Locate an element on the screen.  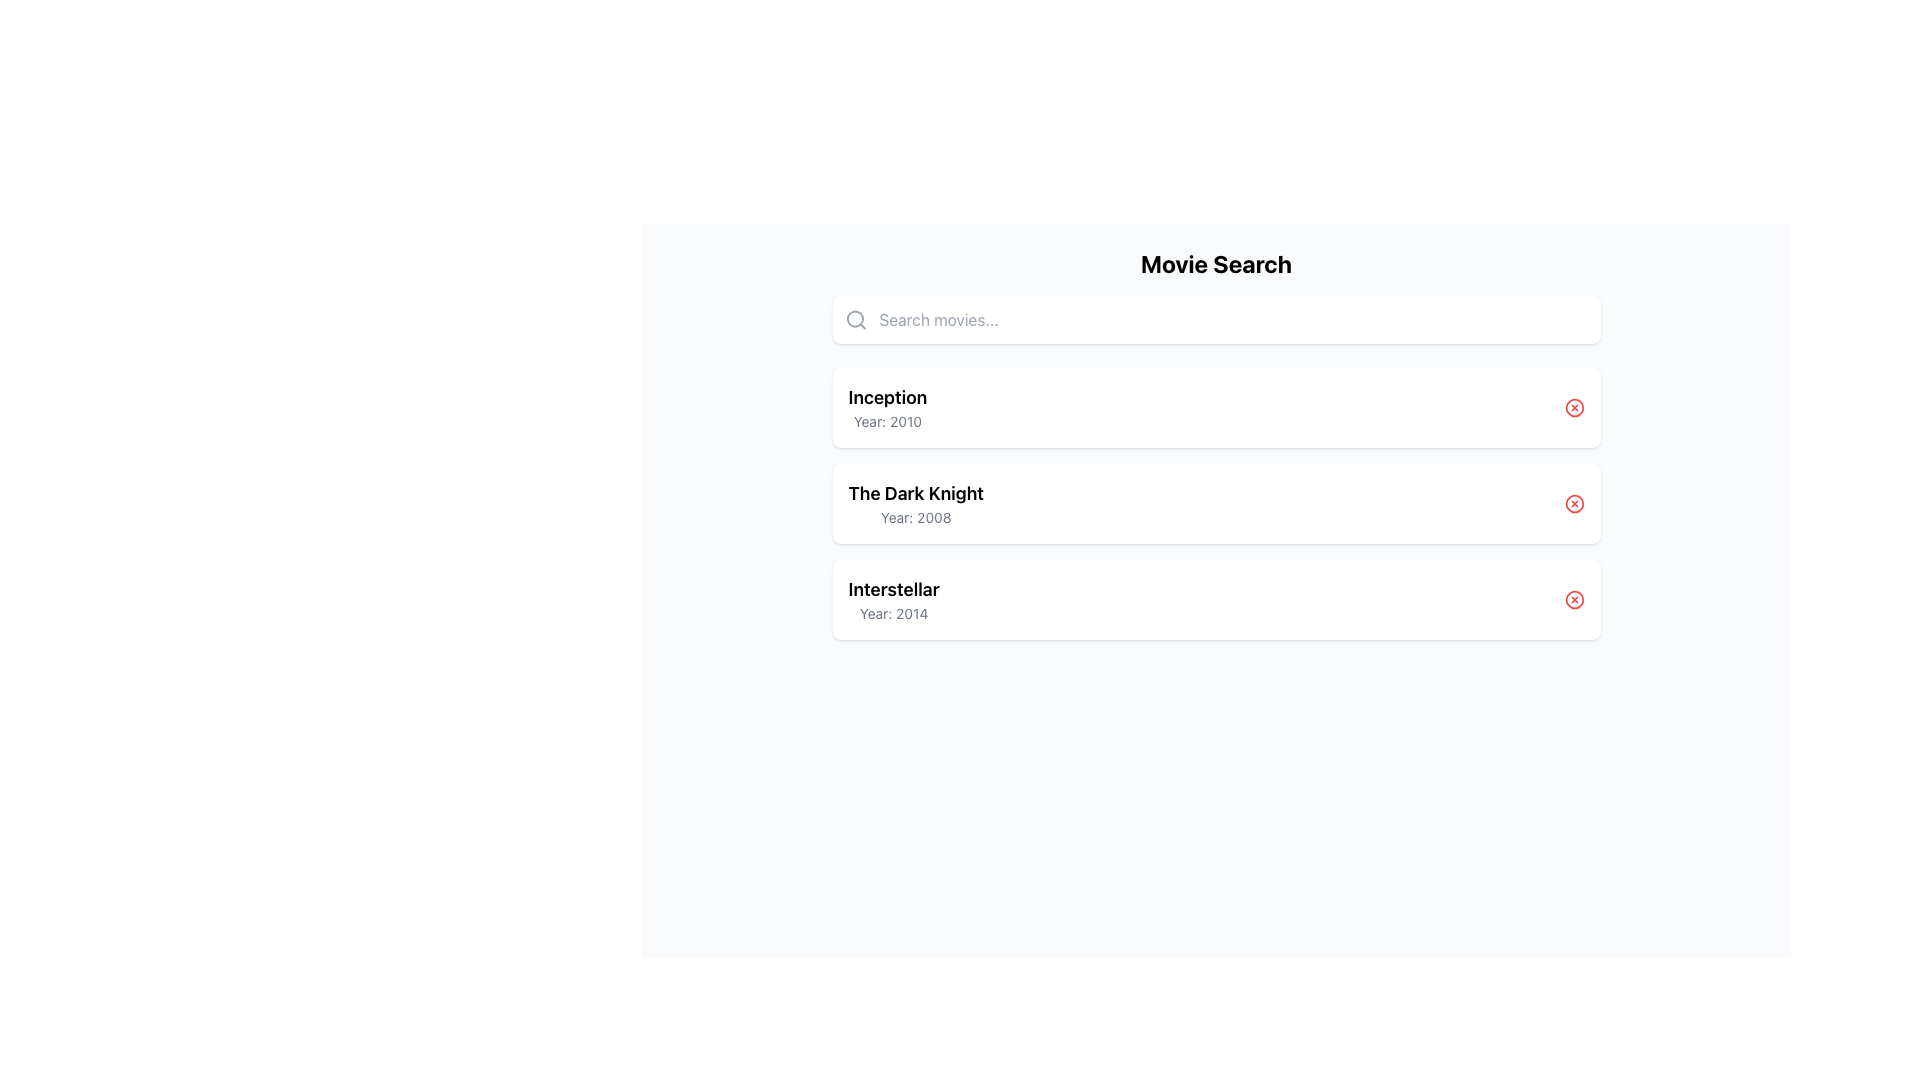
the second list item in the 'Movie Search' section is located at coordinates (1215, 503).